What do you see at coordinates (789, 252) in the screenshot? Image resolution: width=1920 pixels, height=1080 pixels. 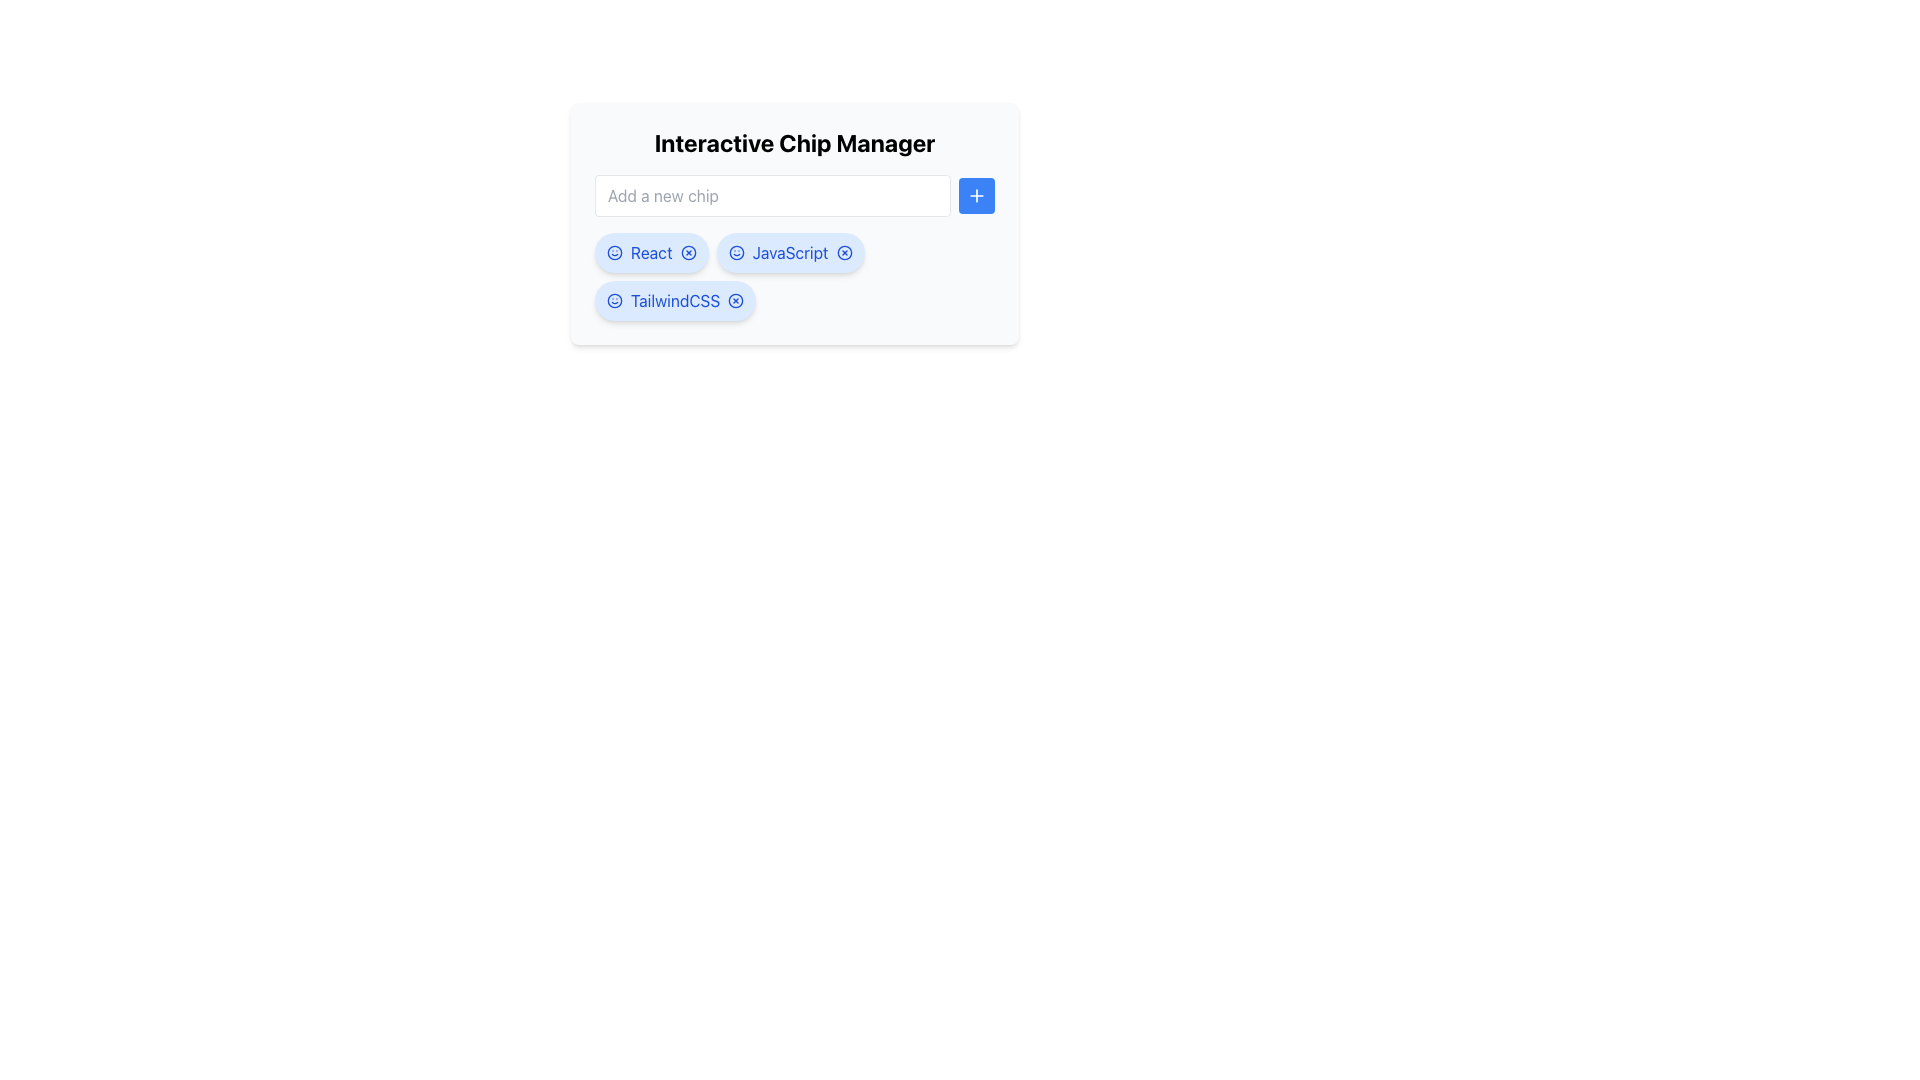 I see `the tag button for 'JavaScript' which is positioned to the right of the 'React' button and to the left of the 'TailwindCSS' button` at bounding box center [789, 252].